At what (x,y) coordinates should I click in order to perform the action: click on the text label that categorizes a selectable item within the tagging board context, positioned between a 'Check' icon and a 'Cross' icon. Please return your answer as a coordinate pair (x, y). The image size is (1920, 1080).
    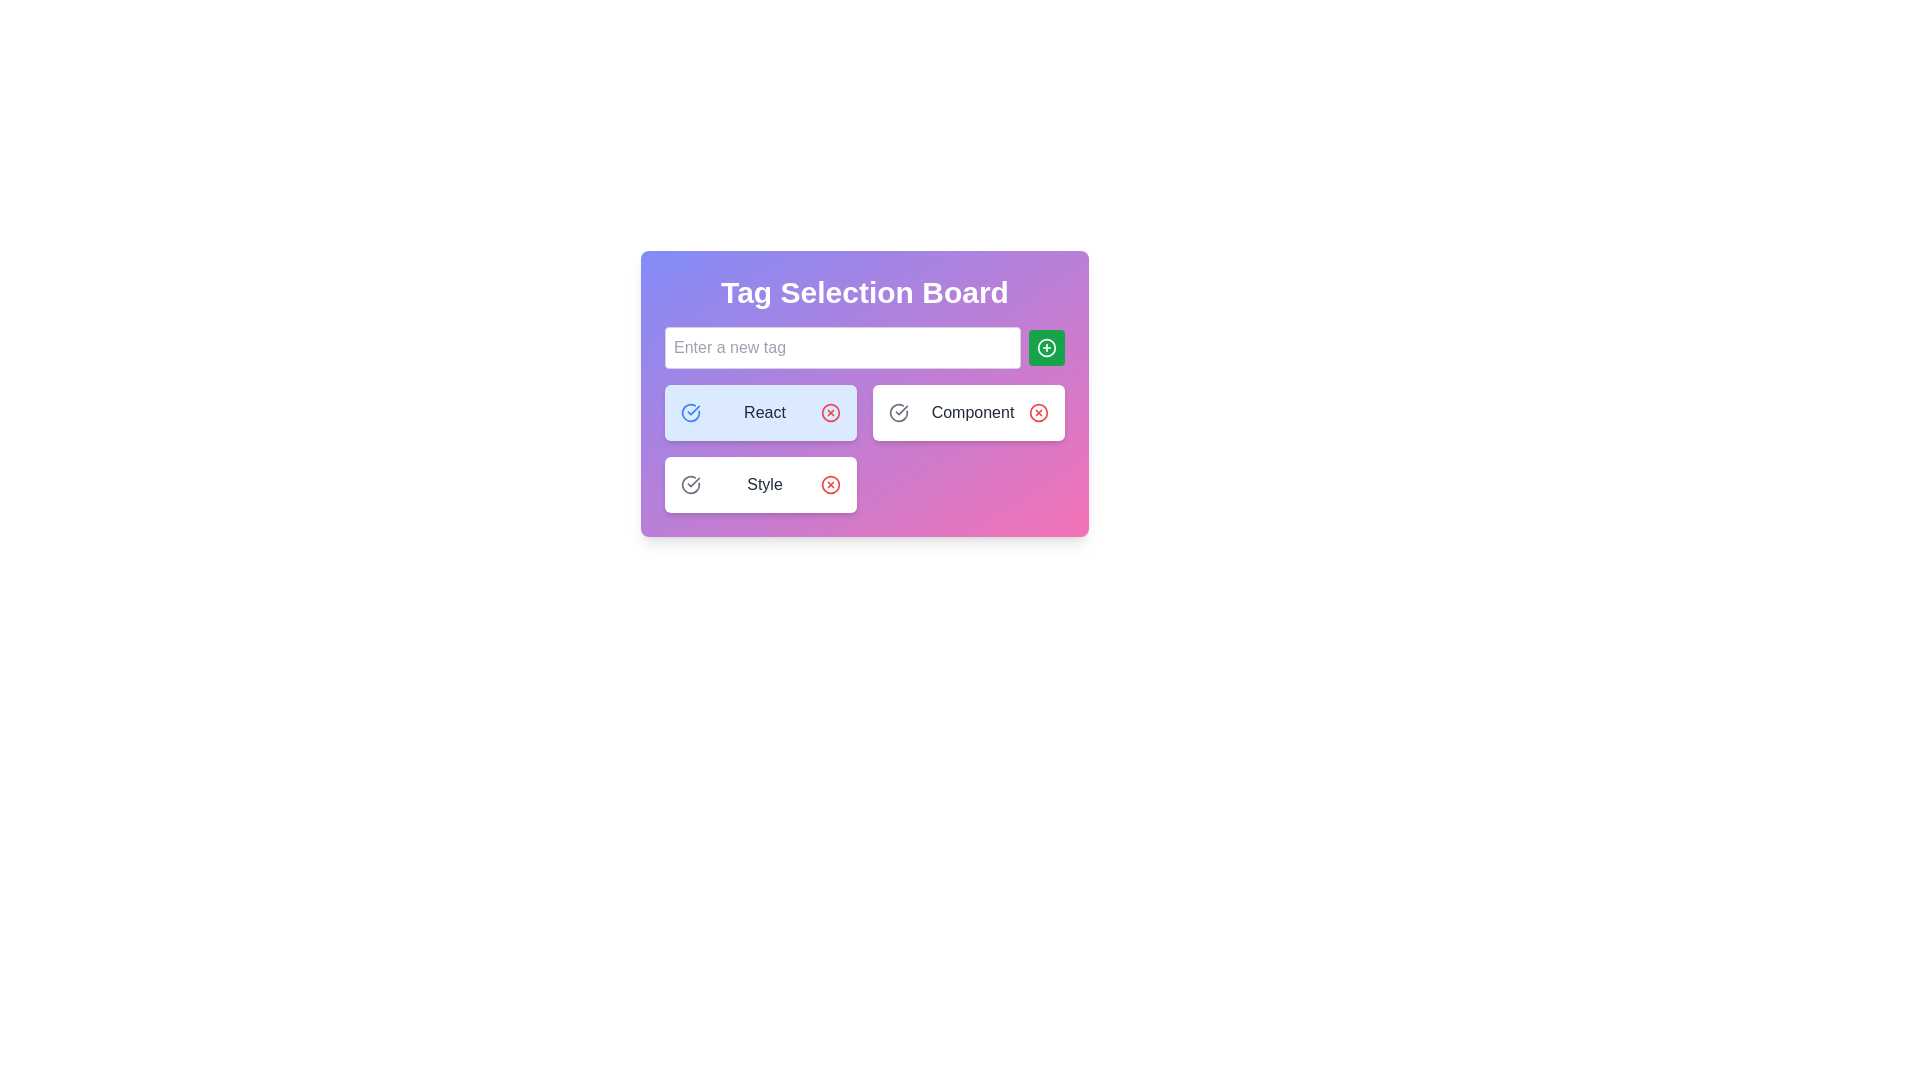
    Looking at the image, I should click on (973, 411).